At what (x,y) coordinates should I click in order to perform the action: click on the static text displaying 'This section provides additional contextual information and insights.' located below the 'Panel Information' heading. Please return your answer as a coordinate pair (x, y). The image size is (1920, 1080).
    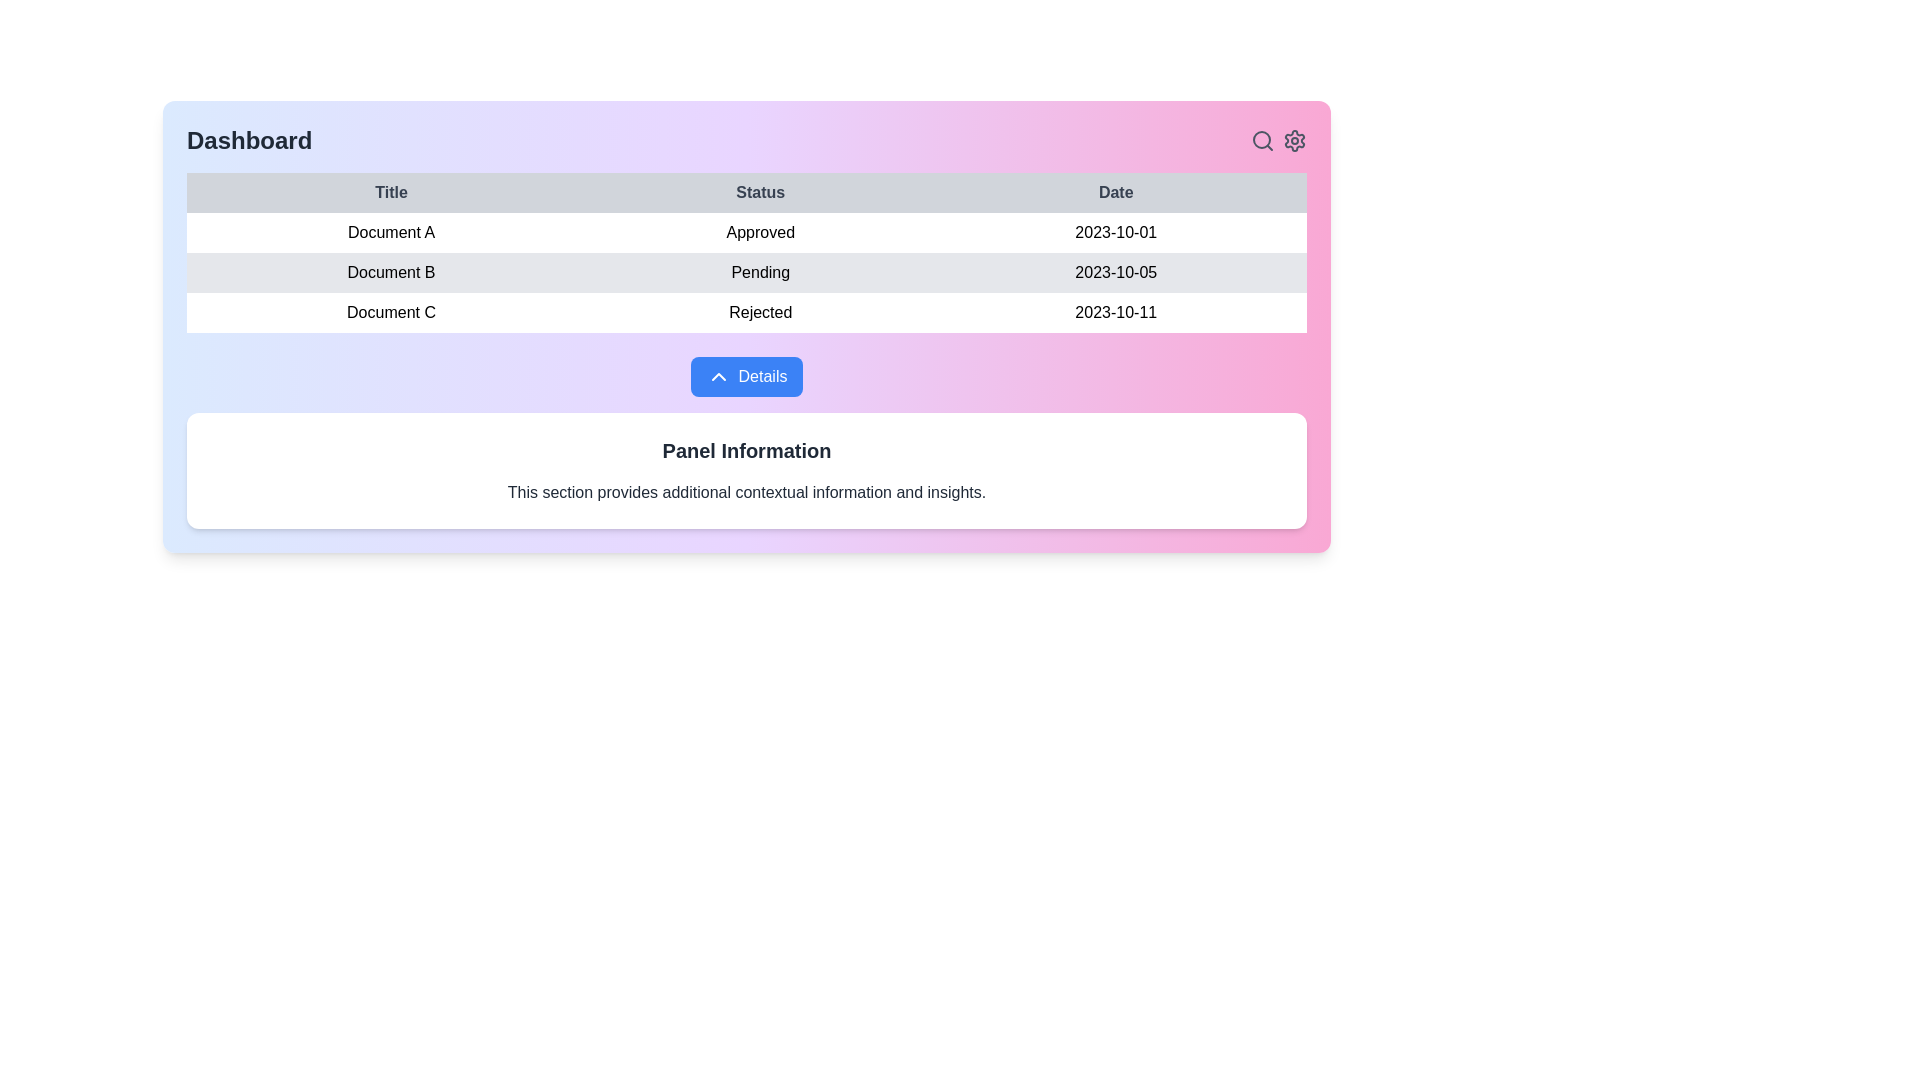
    Looking at the image, I should click on (746, 493).